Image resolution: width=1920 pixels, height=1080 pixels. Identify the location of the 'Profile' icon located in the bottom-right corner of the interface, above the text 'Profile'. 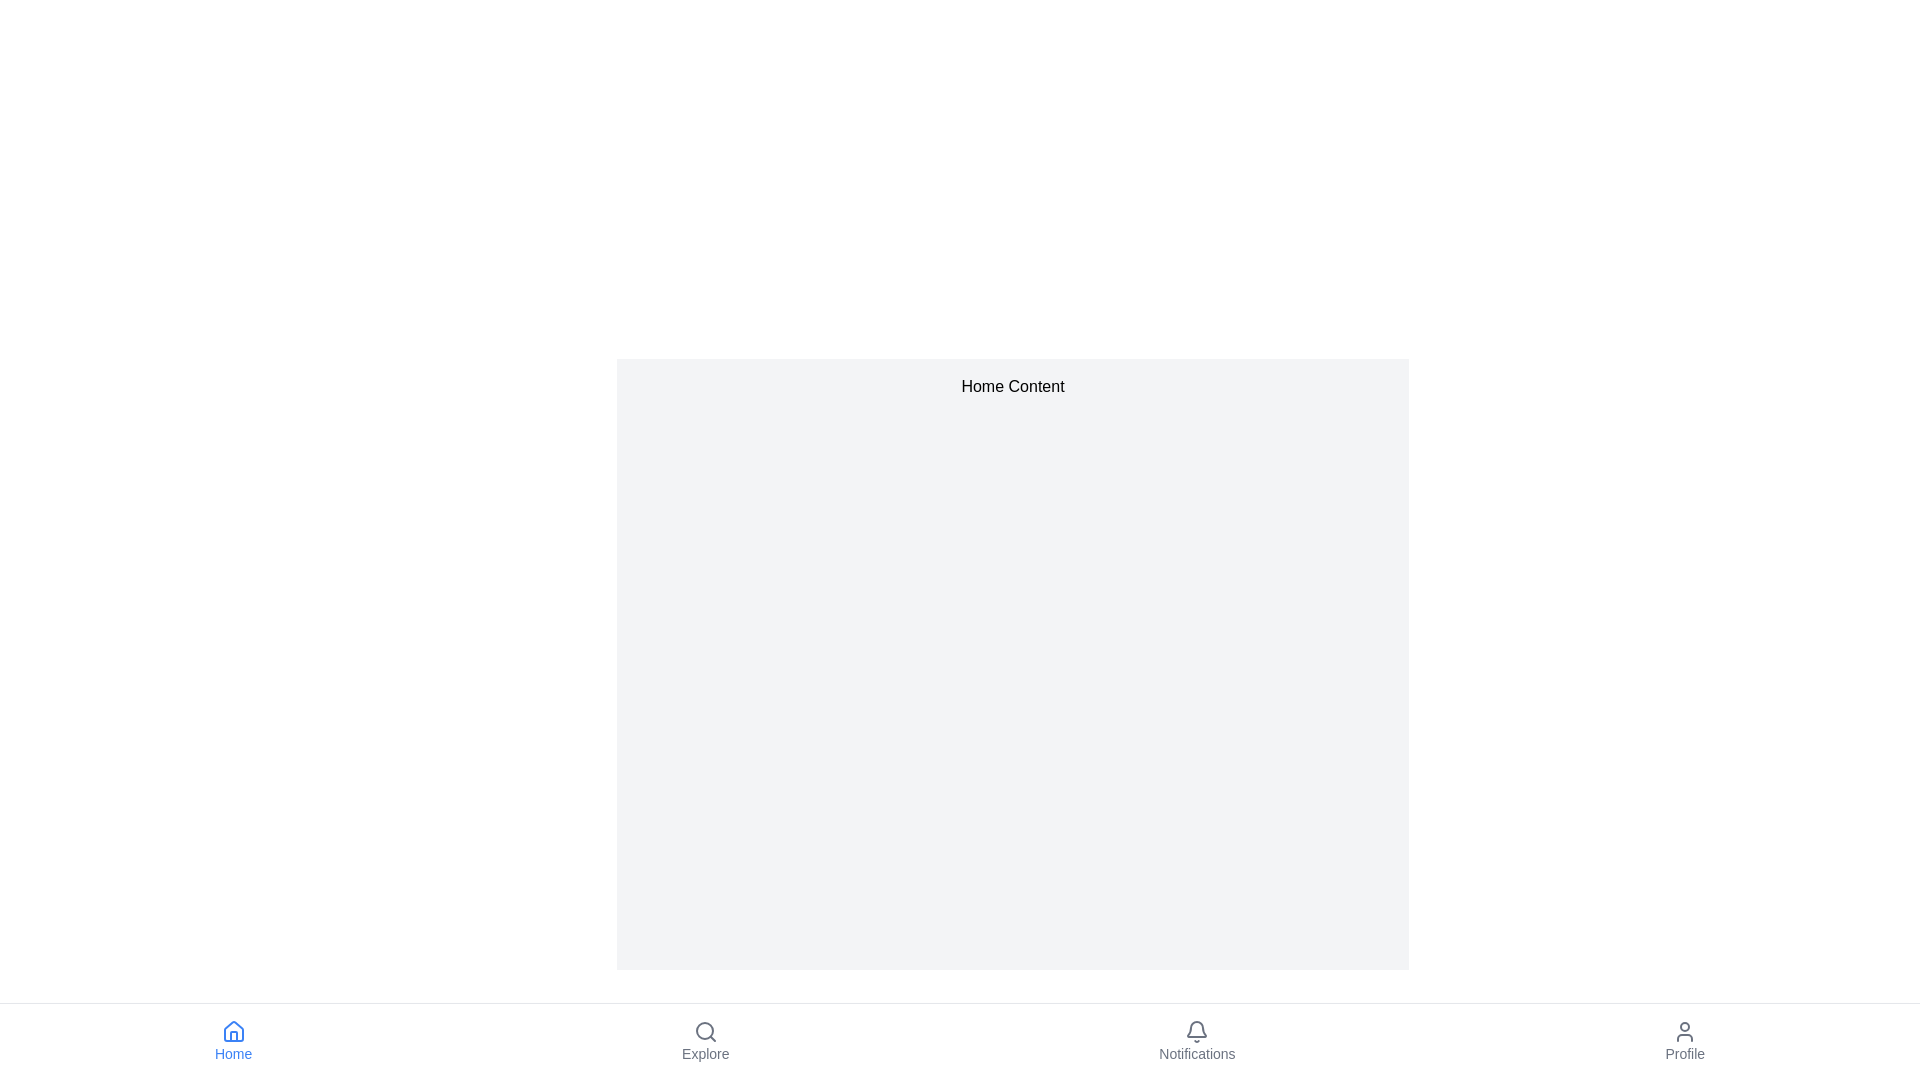
(1684, 1032).